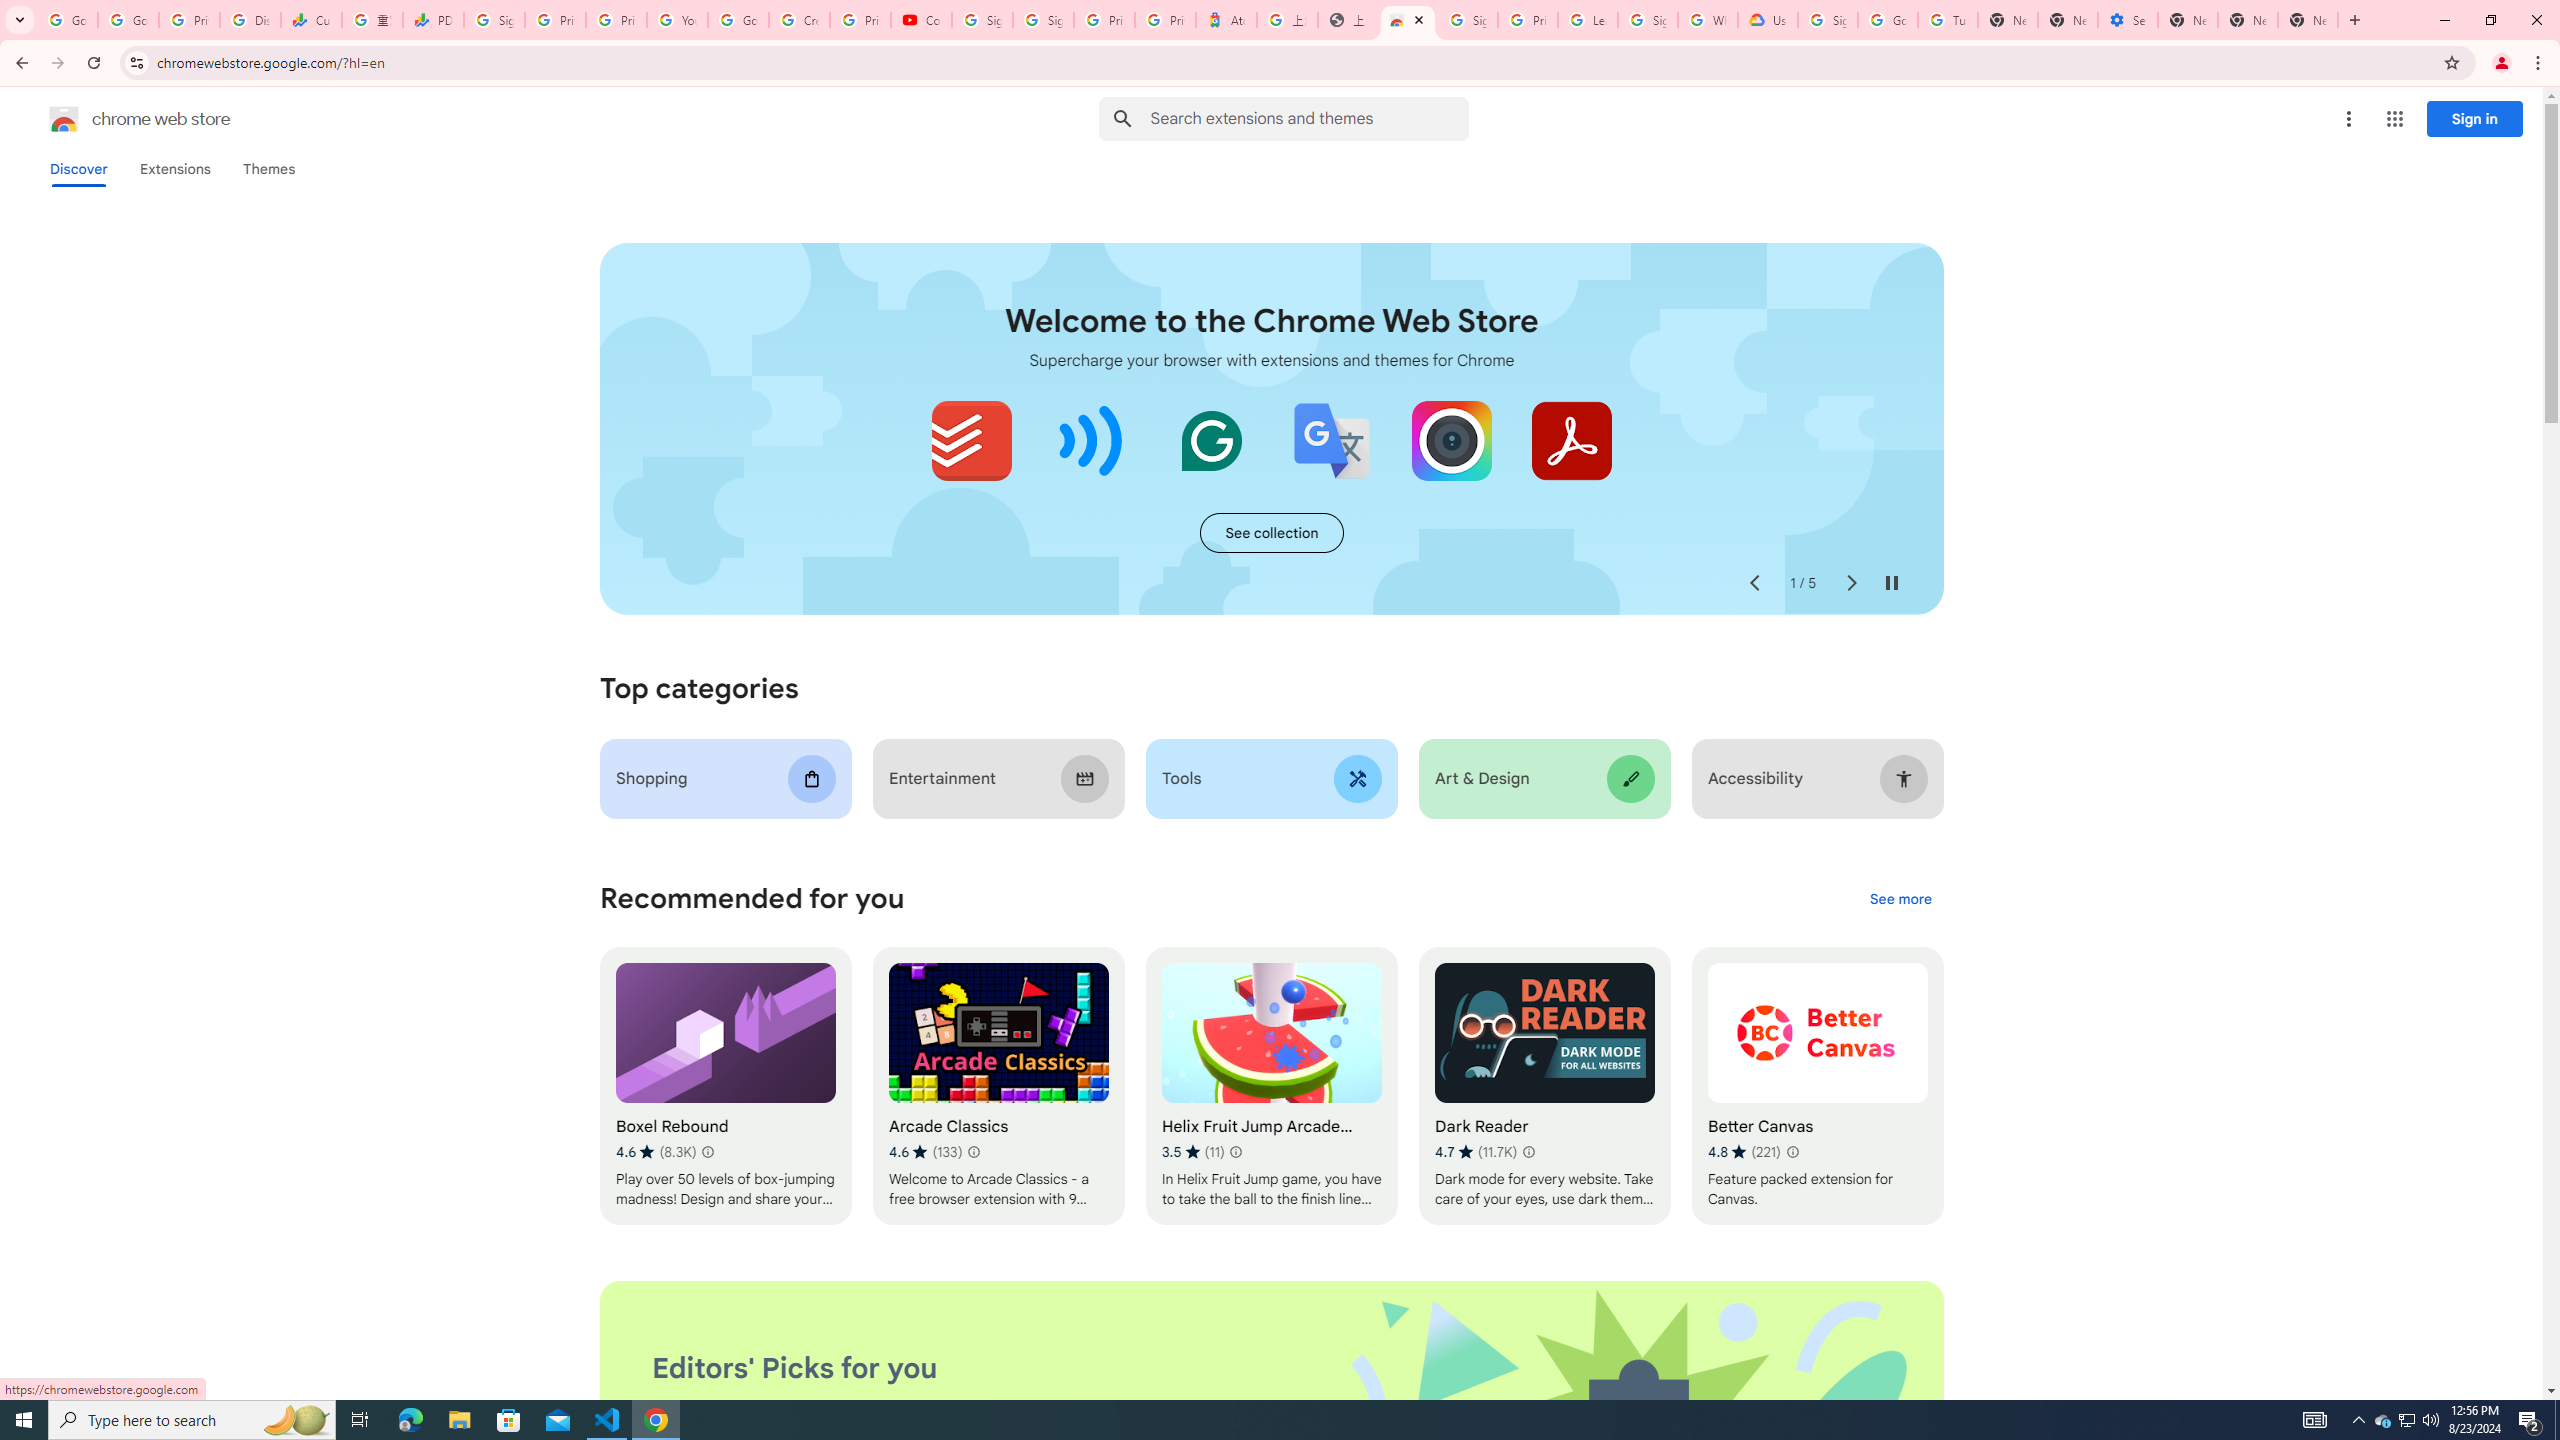  What do you see at coordinates (118, 118) in the screenshot?
I see `'Chrome Web Store logo chrome web store'` at bounding box center [118, 118].